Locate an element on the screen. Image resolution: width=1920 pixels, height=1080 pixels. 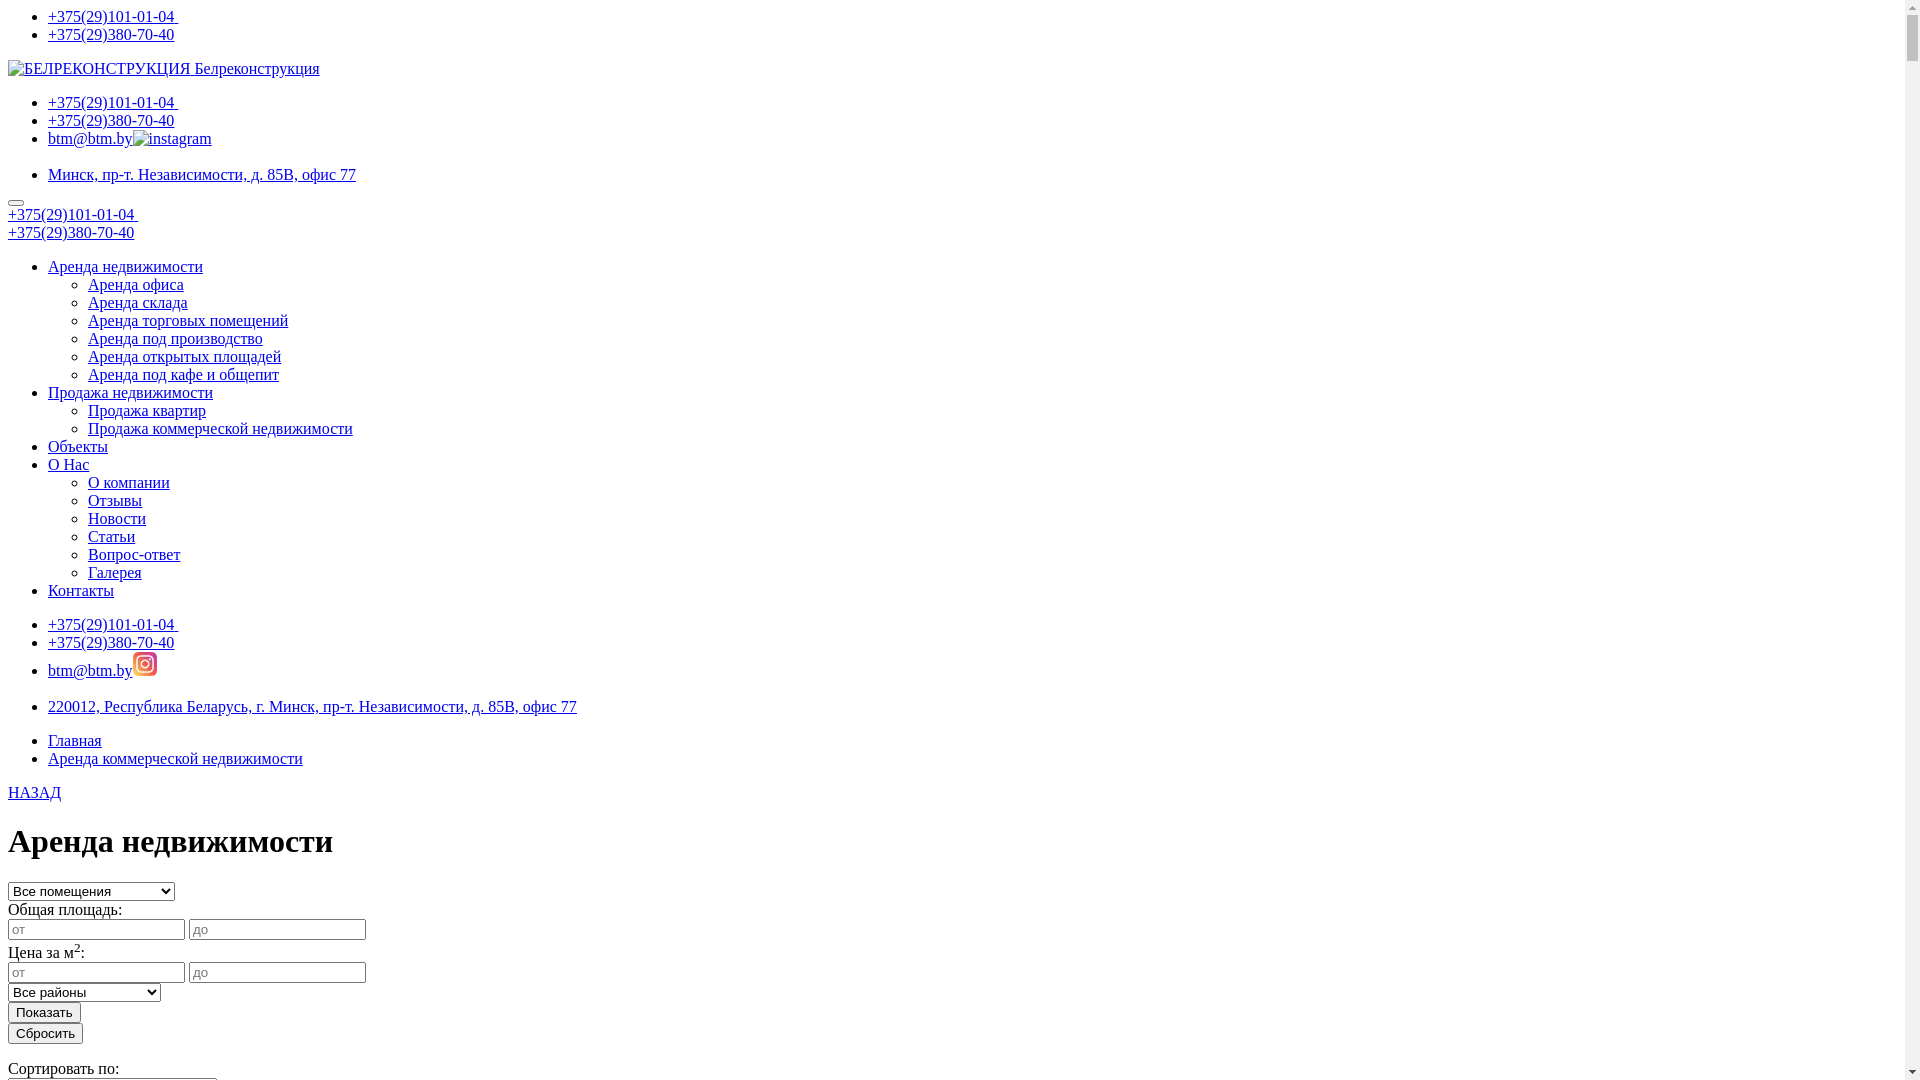
'+375(29)380-70-40' is located at coordinates (109, 642).